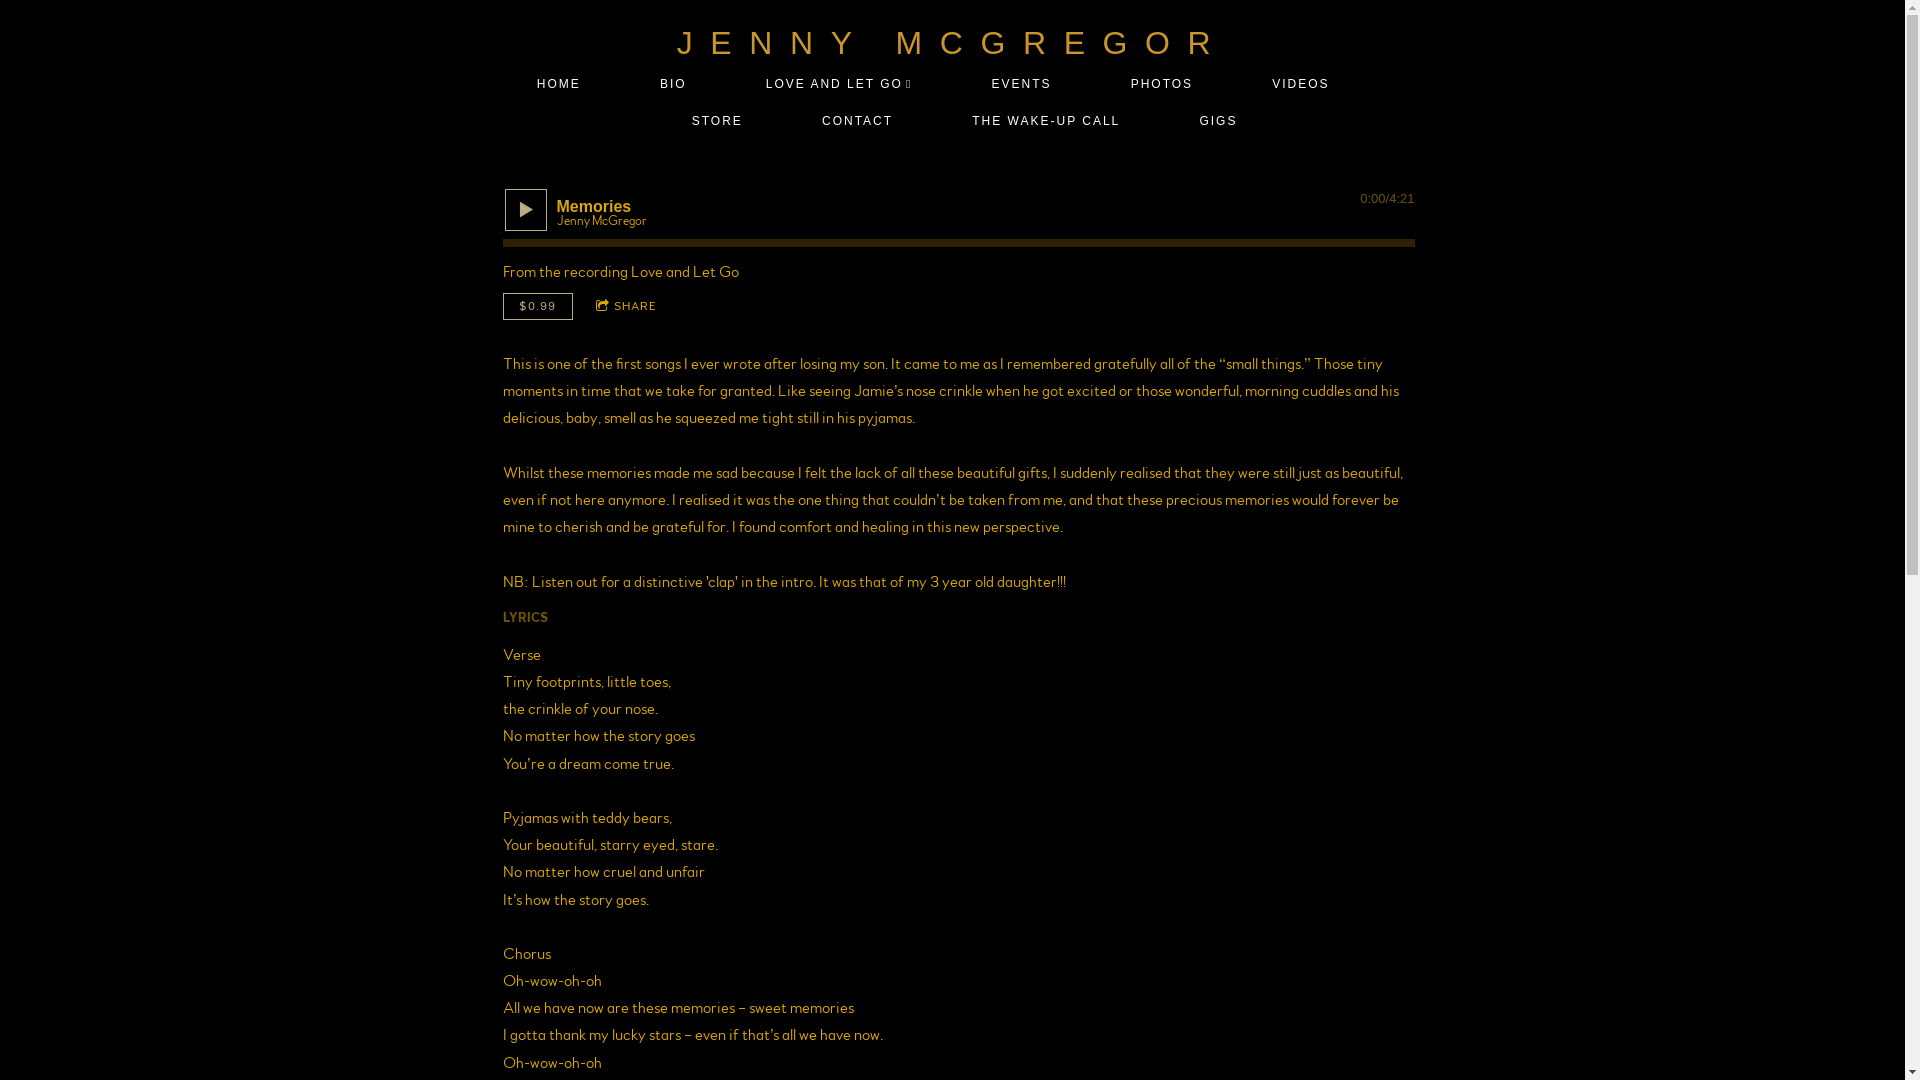 The width and height of the screenshot is (1920, 1080). I want to click on 'GIGS', so click(1217, 121).